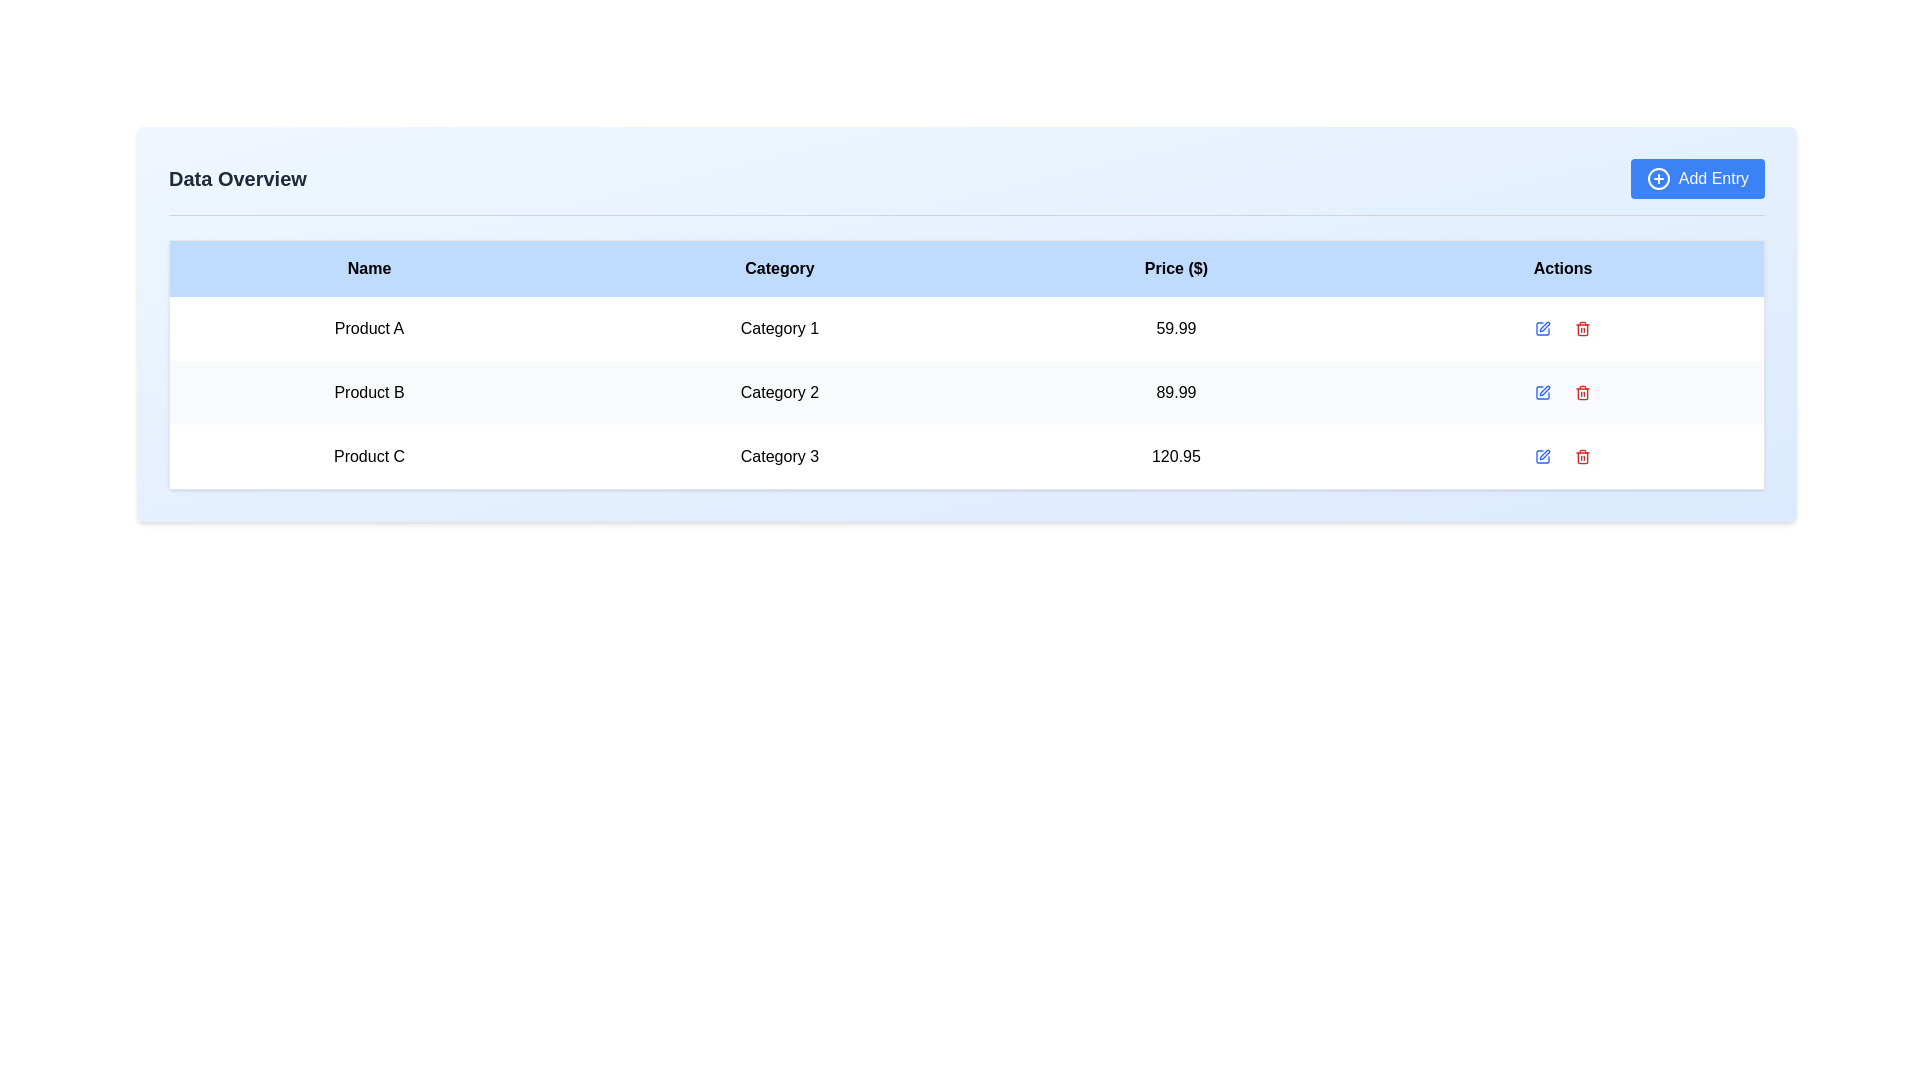 This screenshot has height=1080, width=1920. I want to click on the 'Edit' icon button located in the 'Actions' column of the first row in the data table to change its color, indicating interactivity, so click(1541, 327).